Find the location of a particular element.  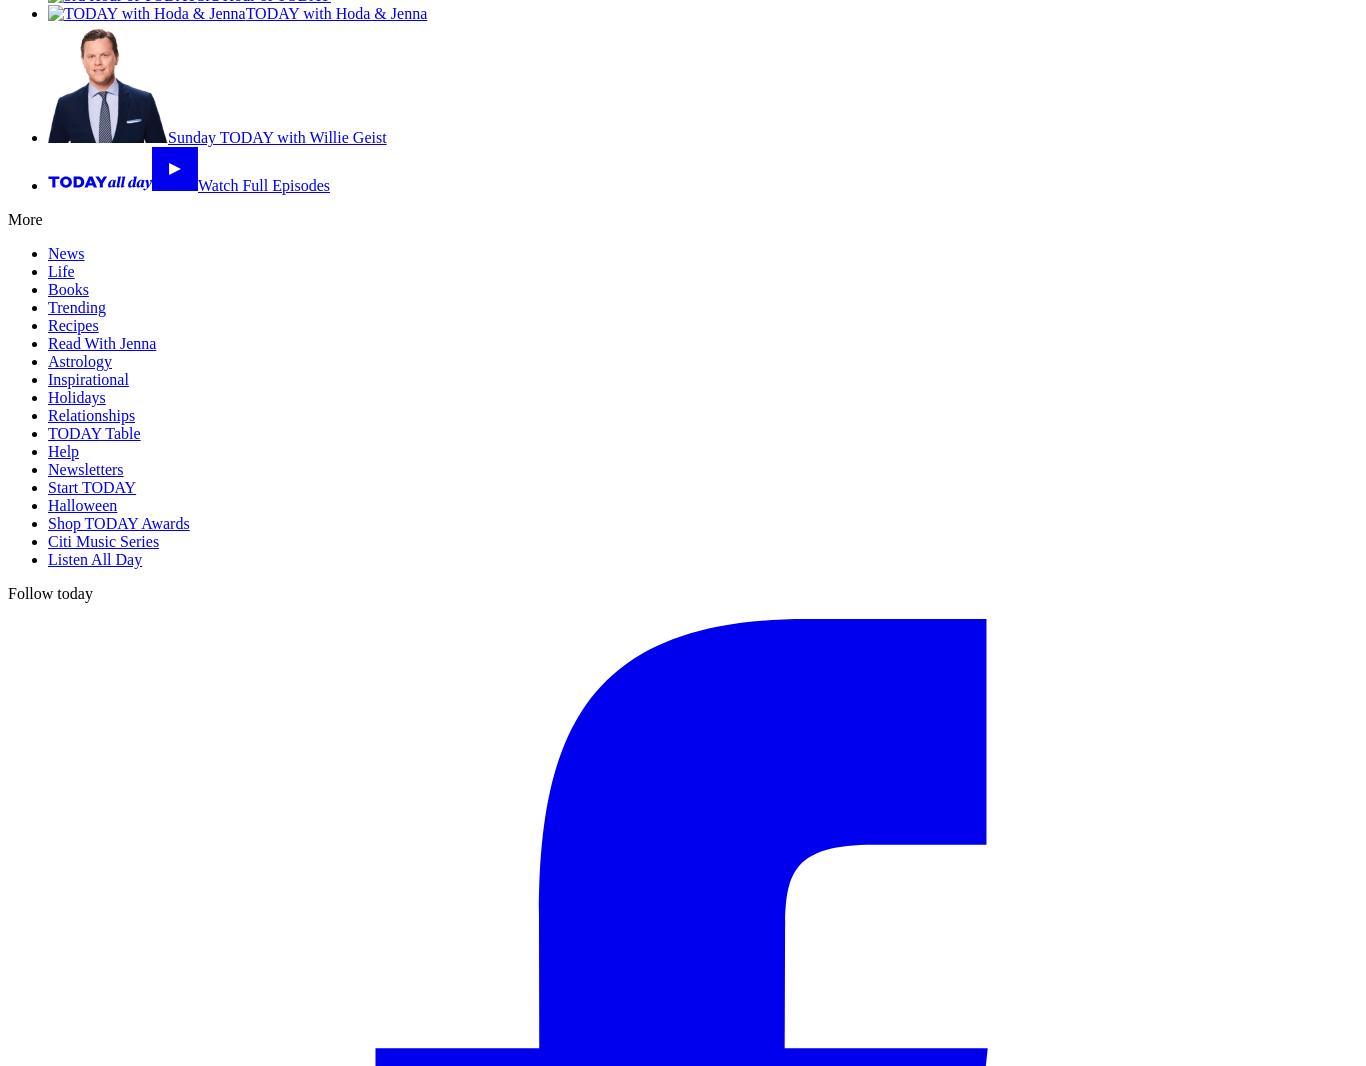

'Start TODAY' is located at coordinates (47, 487).